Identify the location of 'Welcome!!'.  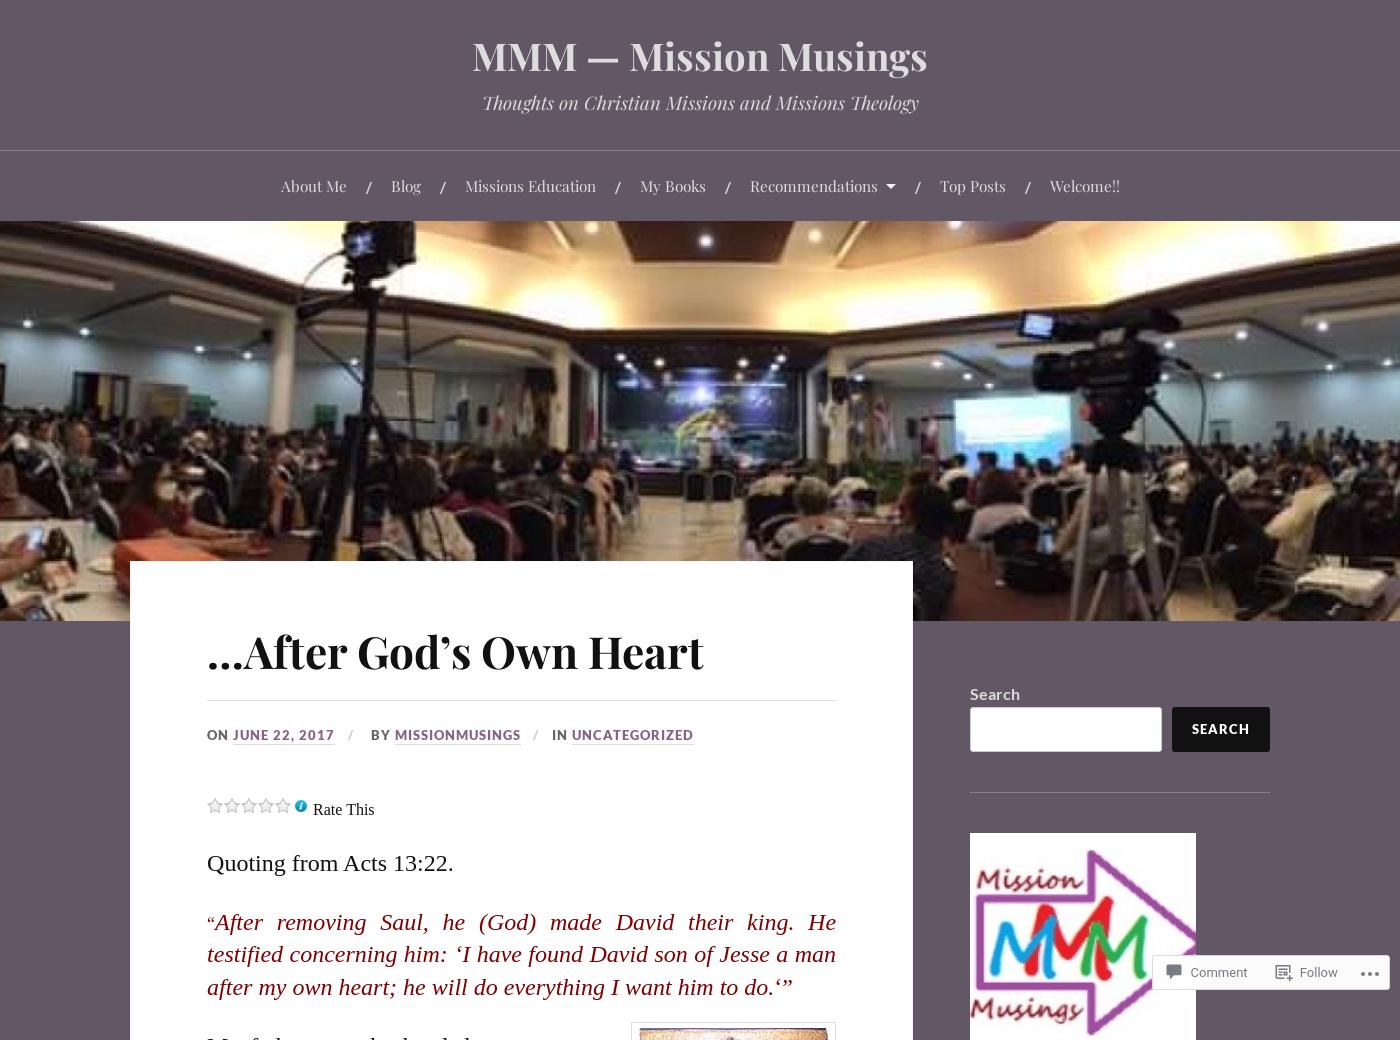
(1084, 184).